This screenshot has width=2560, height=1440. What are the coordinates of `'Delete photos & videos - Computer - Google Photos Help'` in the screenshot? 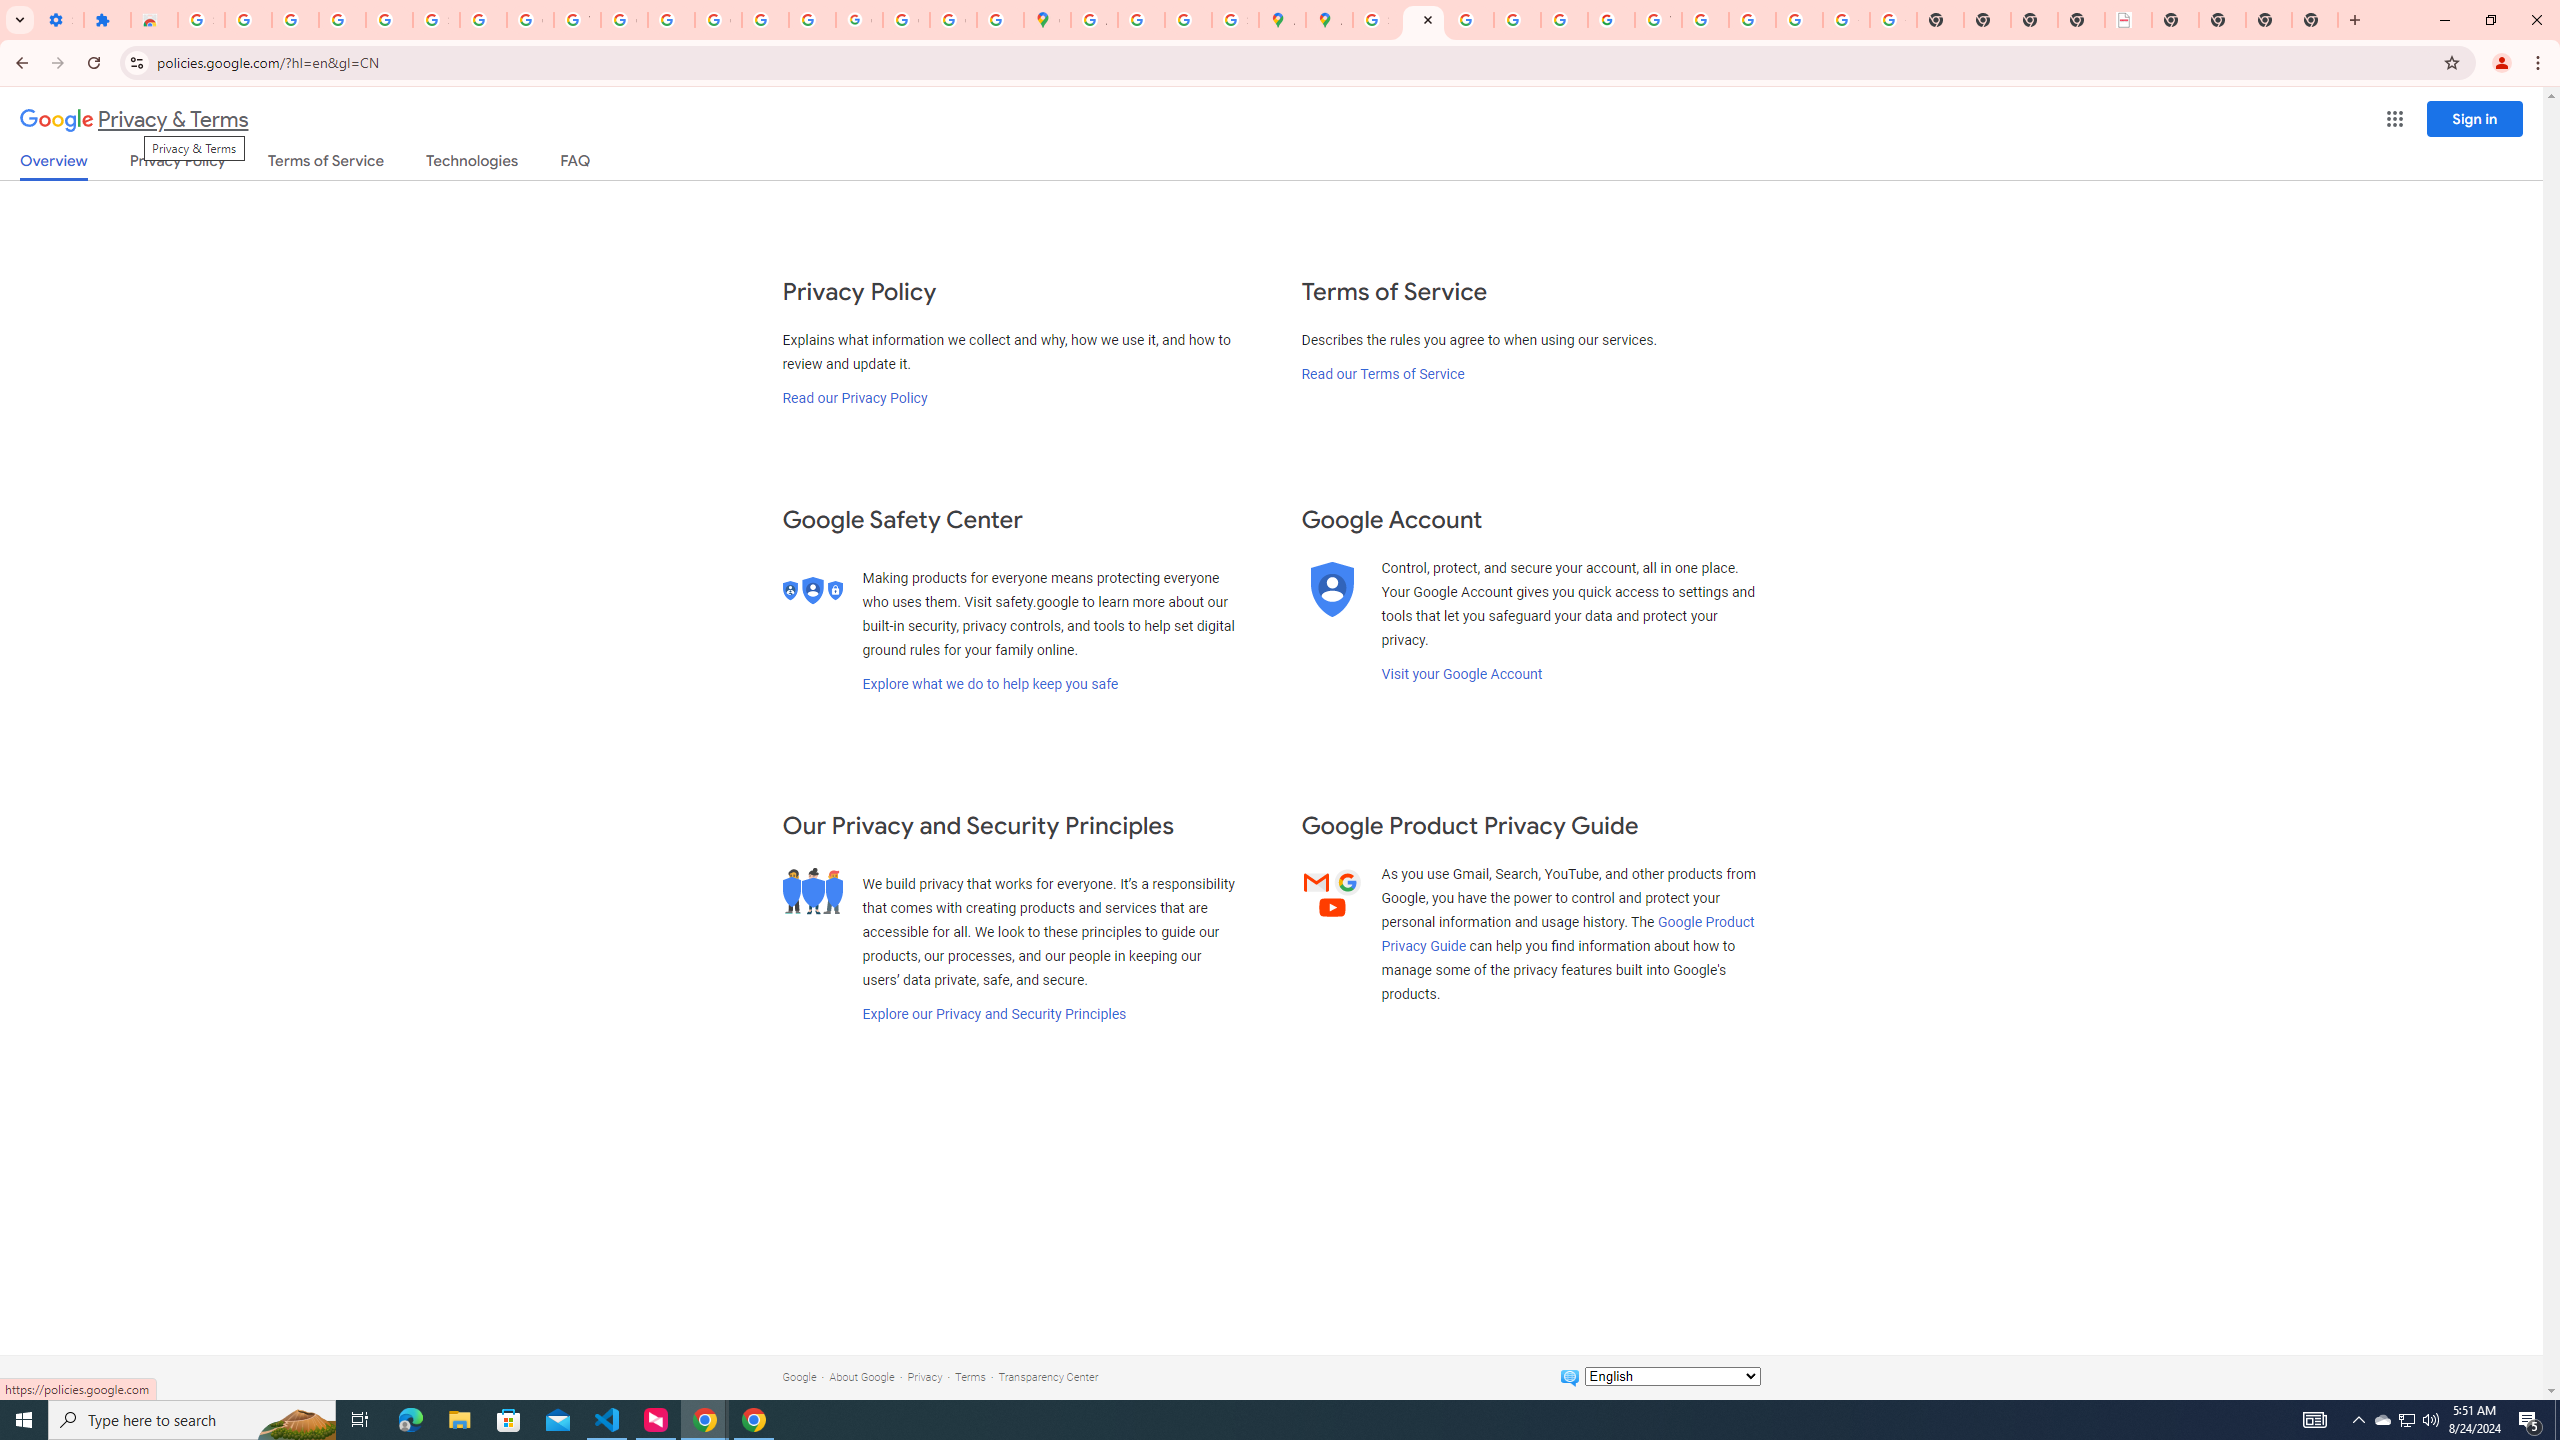 It's located at (294, 19).